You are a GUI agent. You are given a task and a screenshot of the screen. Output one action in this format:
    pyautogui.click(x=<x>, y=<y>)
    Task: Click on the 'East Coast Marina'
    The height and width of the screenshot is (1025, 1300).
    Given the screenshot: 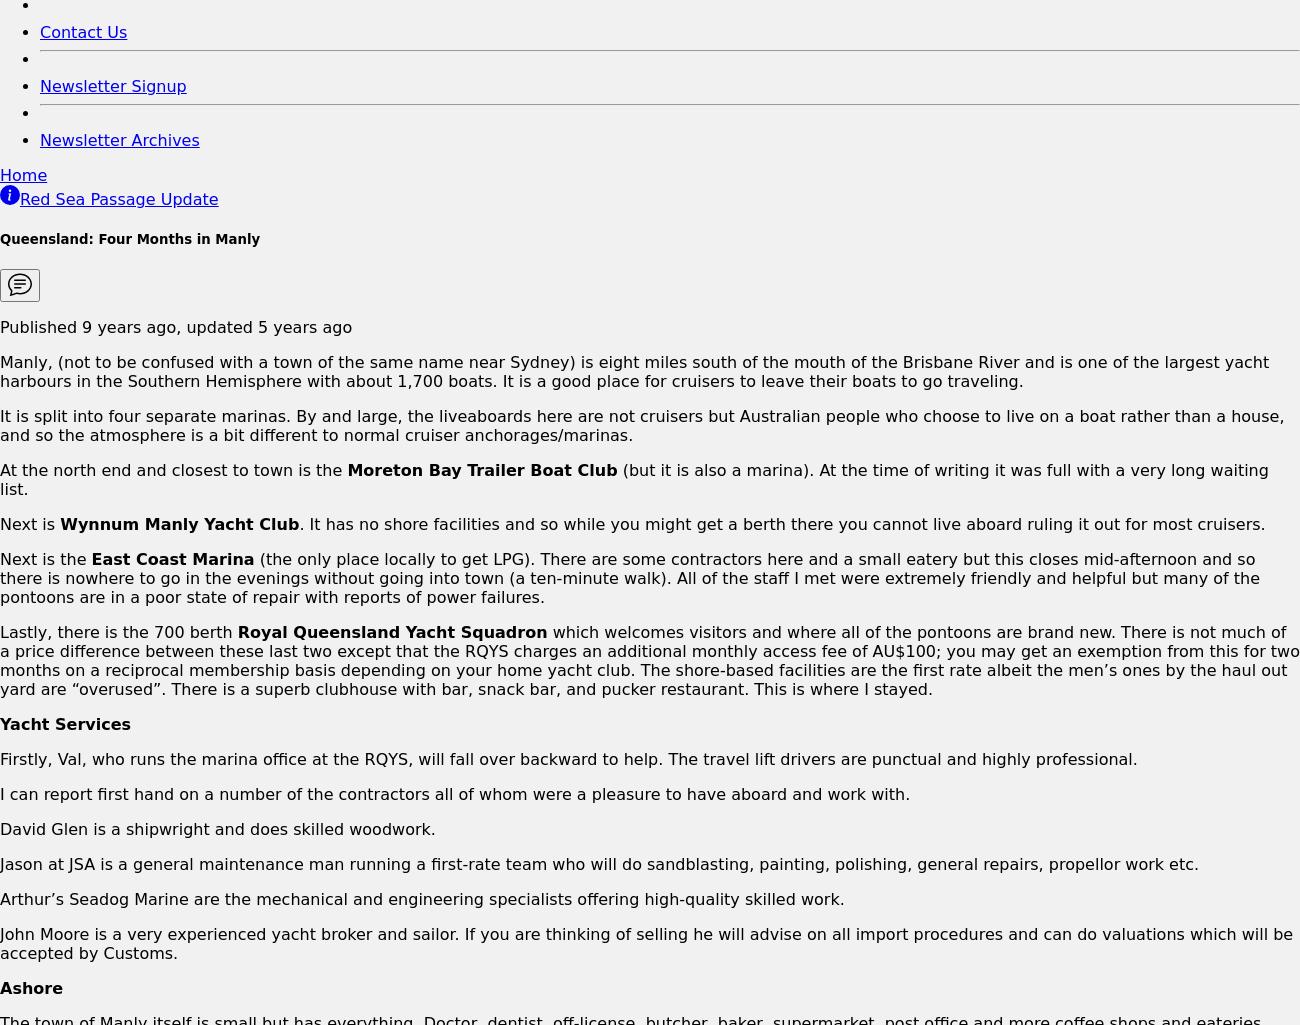 What is the action you would take?
    pyautogui.click(x=91, y=557)
    